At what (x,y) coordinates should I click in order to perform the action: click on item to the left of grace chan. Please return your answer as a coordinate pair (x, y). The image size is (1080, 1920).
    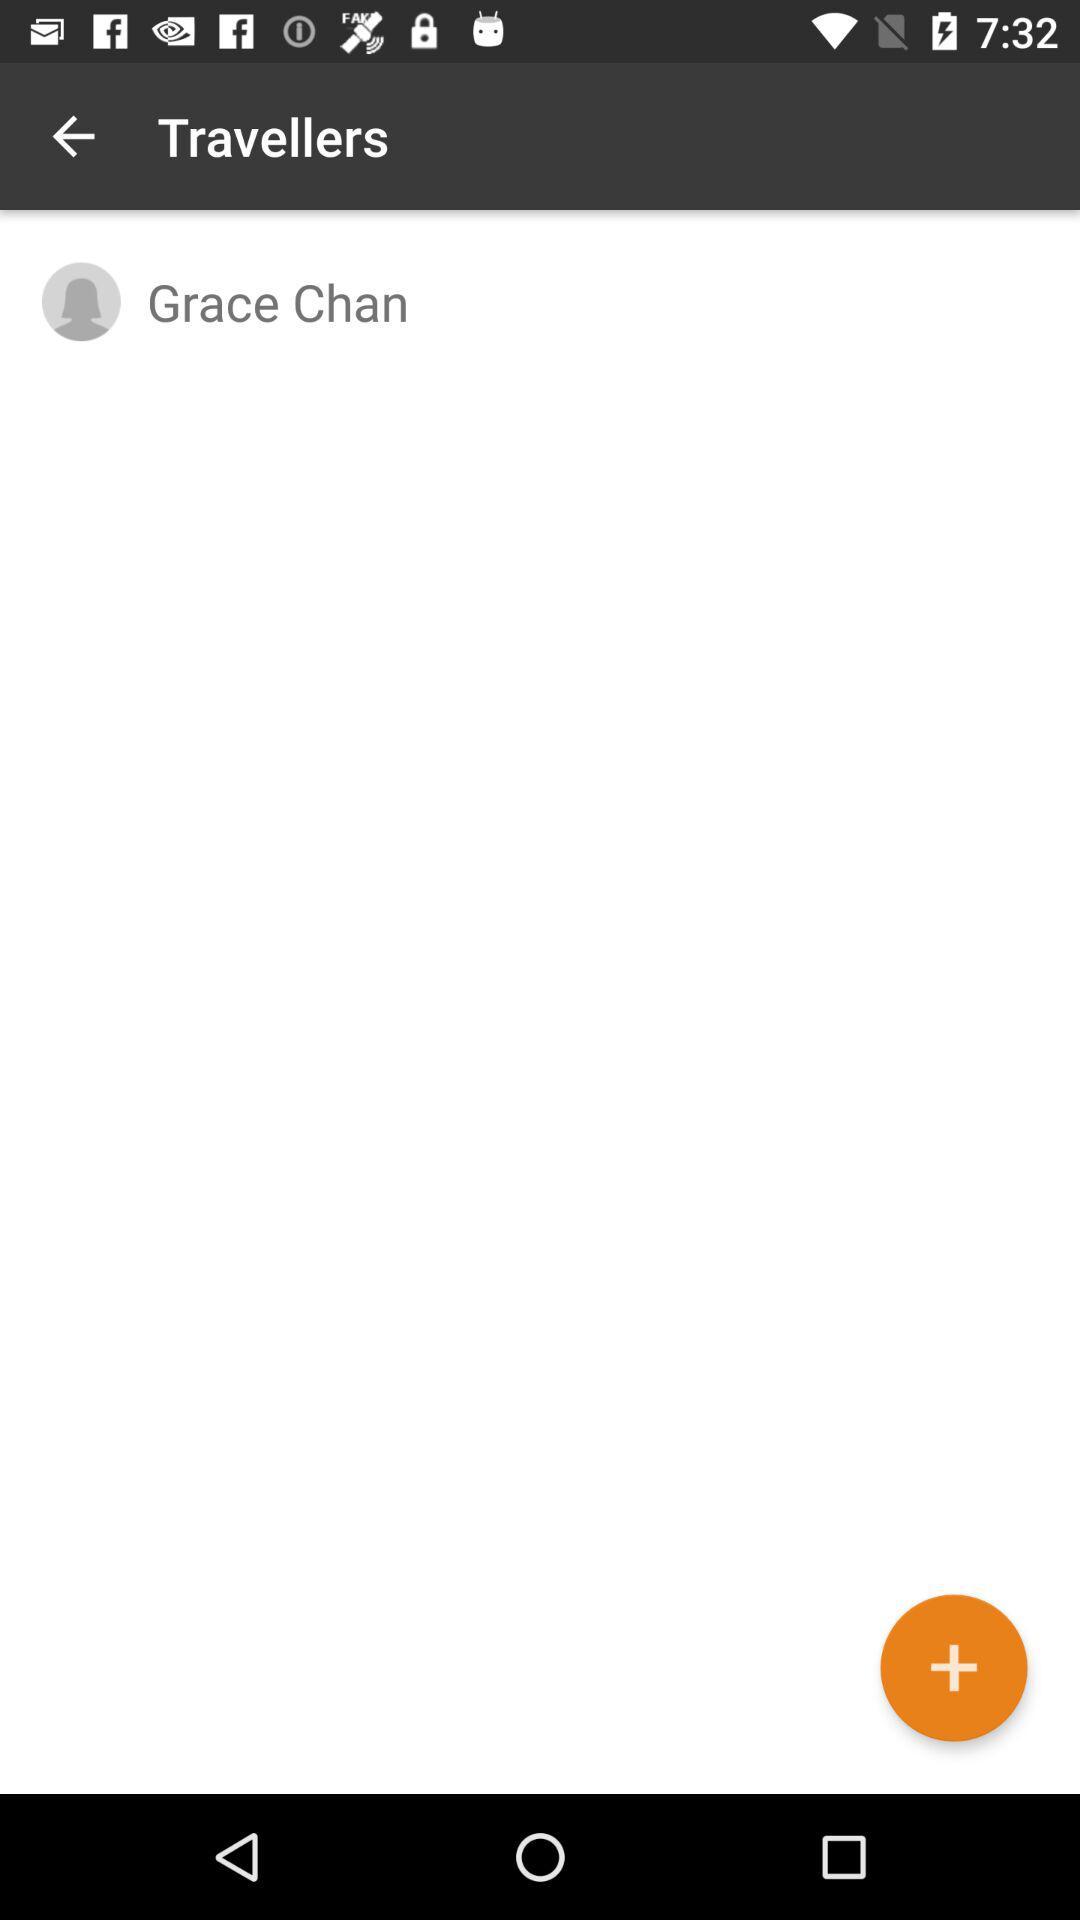
    Looking at the image, I should click on (80, 300).